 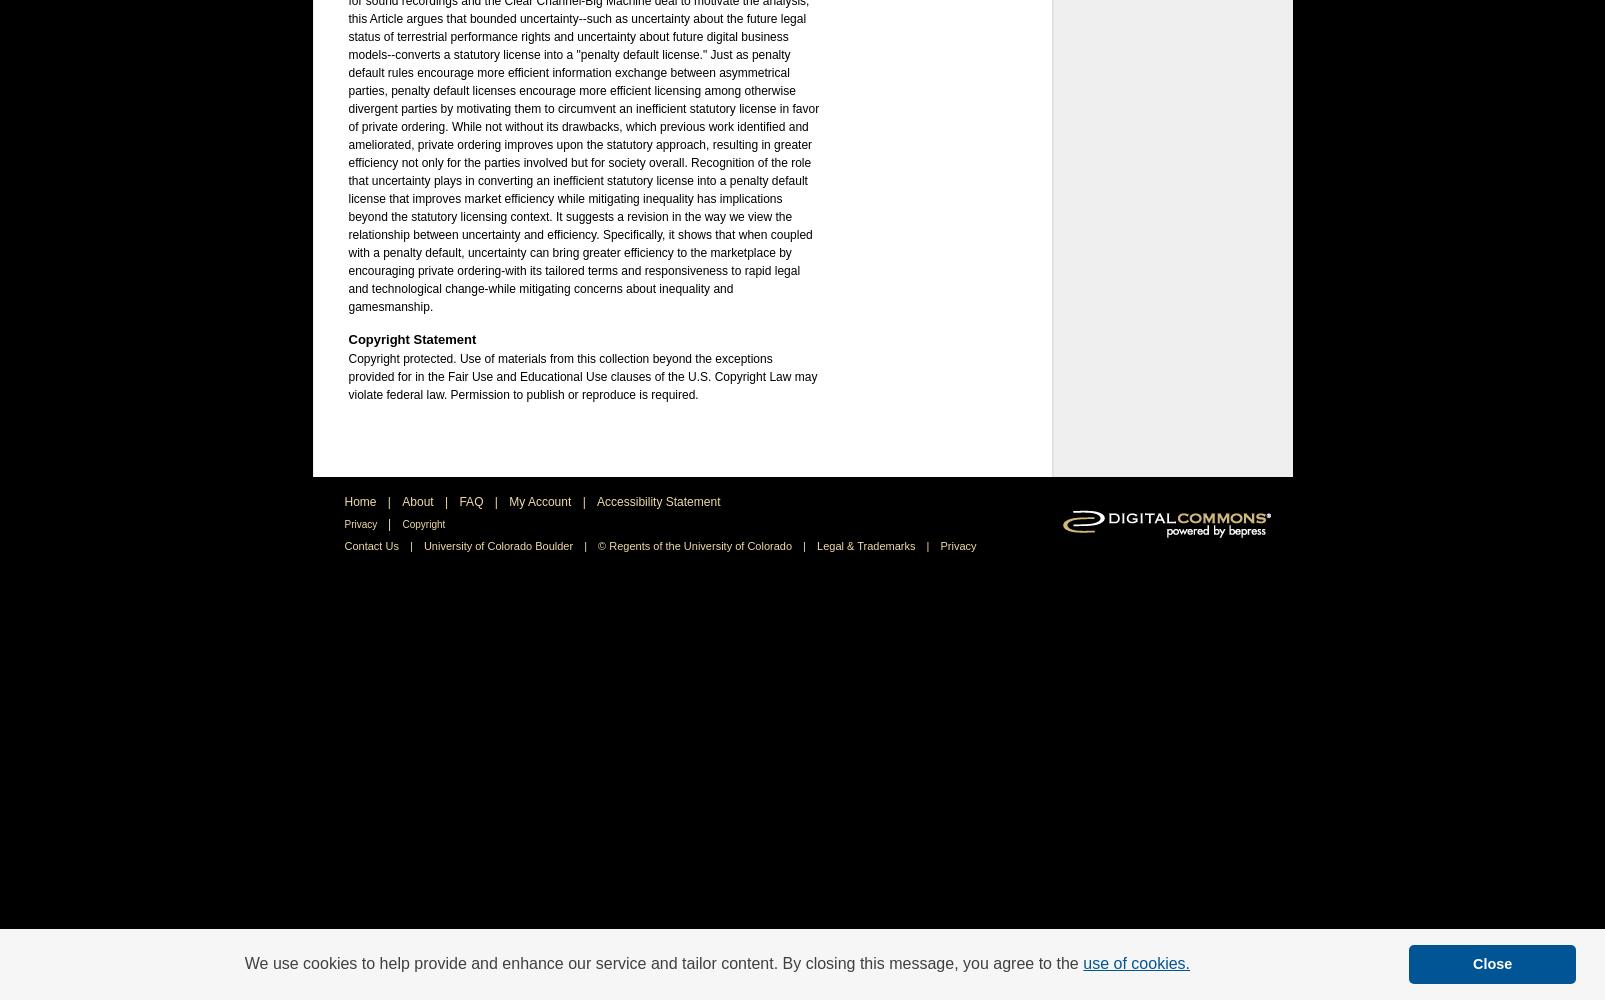 What do you see at coordinates (370, 545) in the screenshot?
I see `'Contact Us'` at bounding box center [370, 545].